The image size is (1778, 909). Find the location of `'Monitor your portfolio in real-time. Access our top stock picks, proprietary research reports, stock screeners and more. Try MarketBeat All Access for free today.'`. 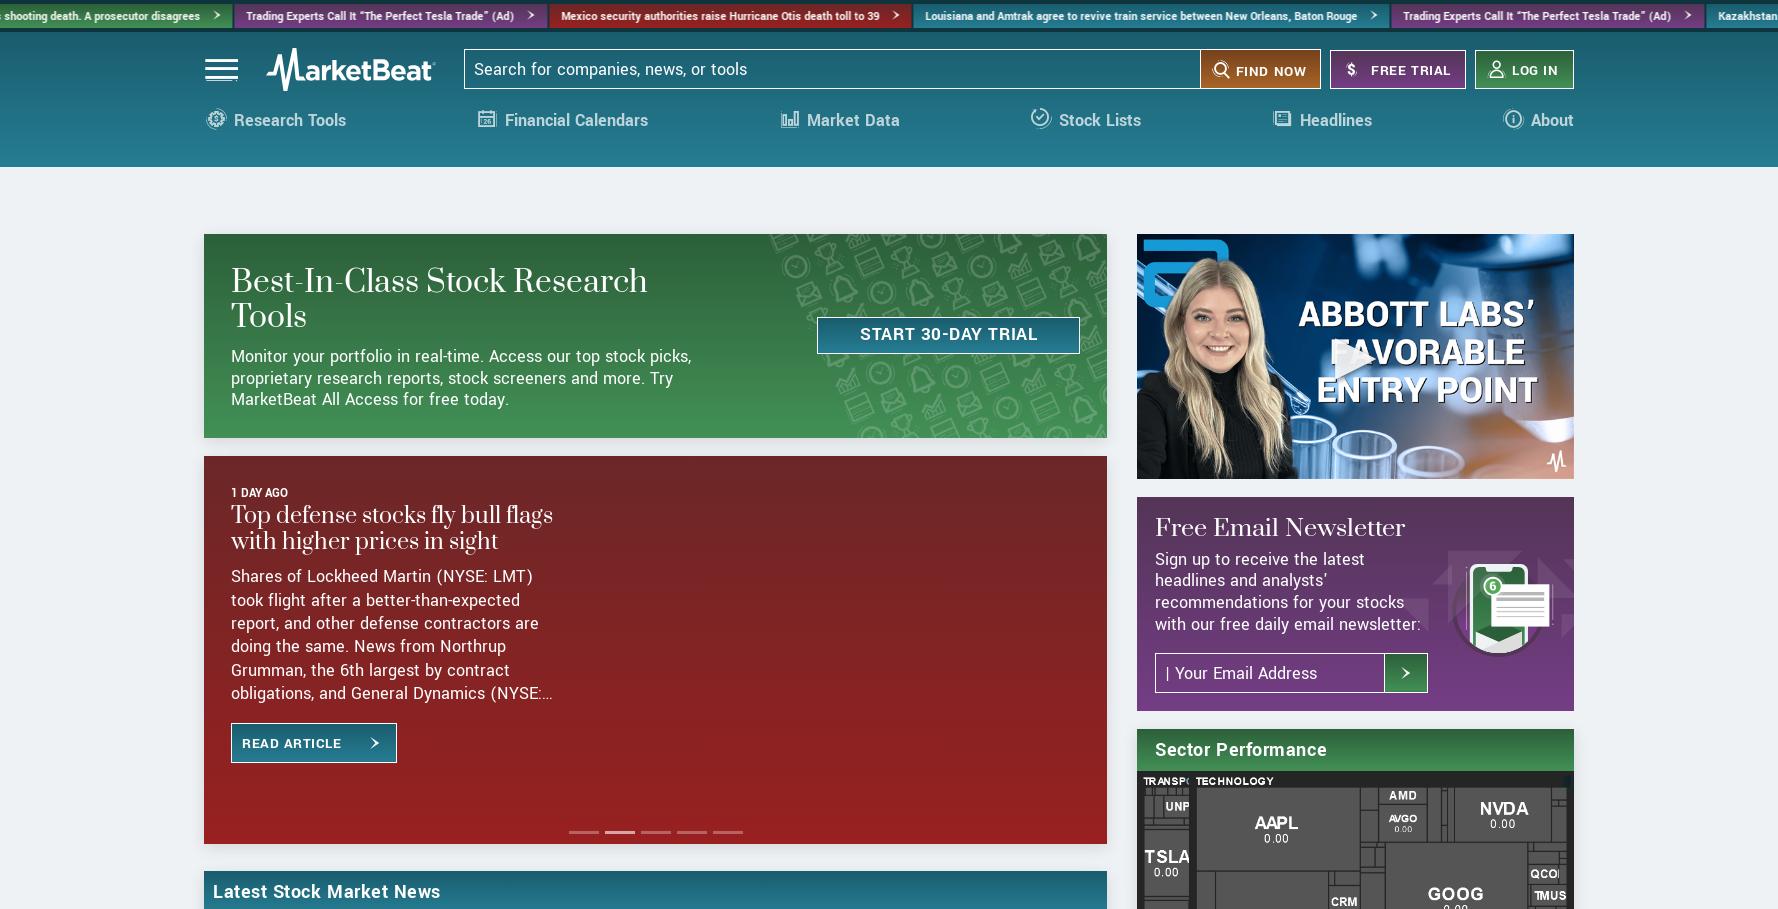

'Monitor your portfolio in real-time. Access our top stock picks, proprietary research reports, stock screeners and more. Try MarketBeat All Access for free today.' is located at coordinates (229, 452).